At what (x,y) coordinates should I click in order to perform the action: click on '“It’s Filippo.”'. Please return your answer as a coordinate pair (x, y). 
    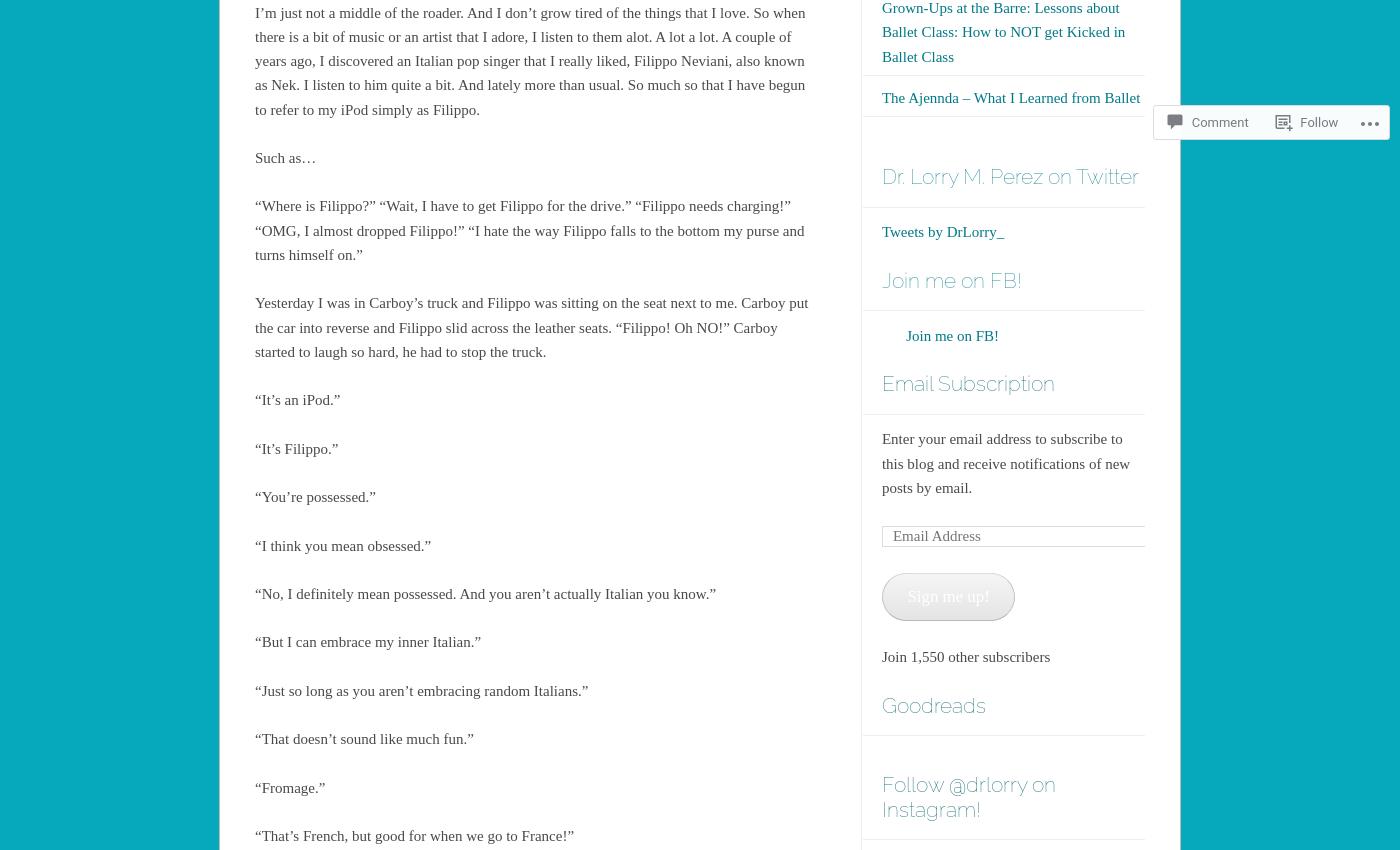
    Looking at the image, I should click on (296, 447).